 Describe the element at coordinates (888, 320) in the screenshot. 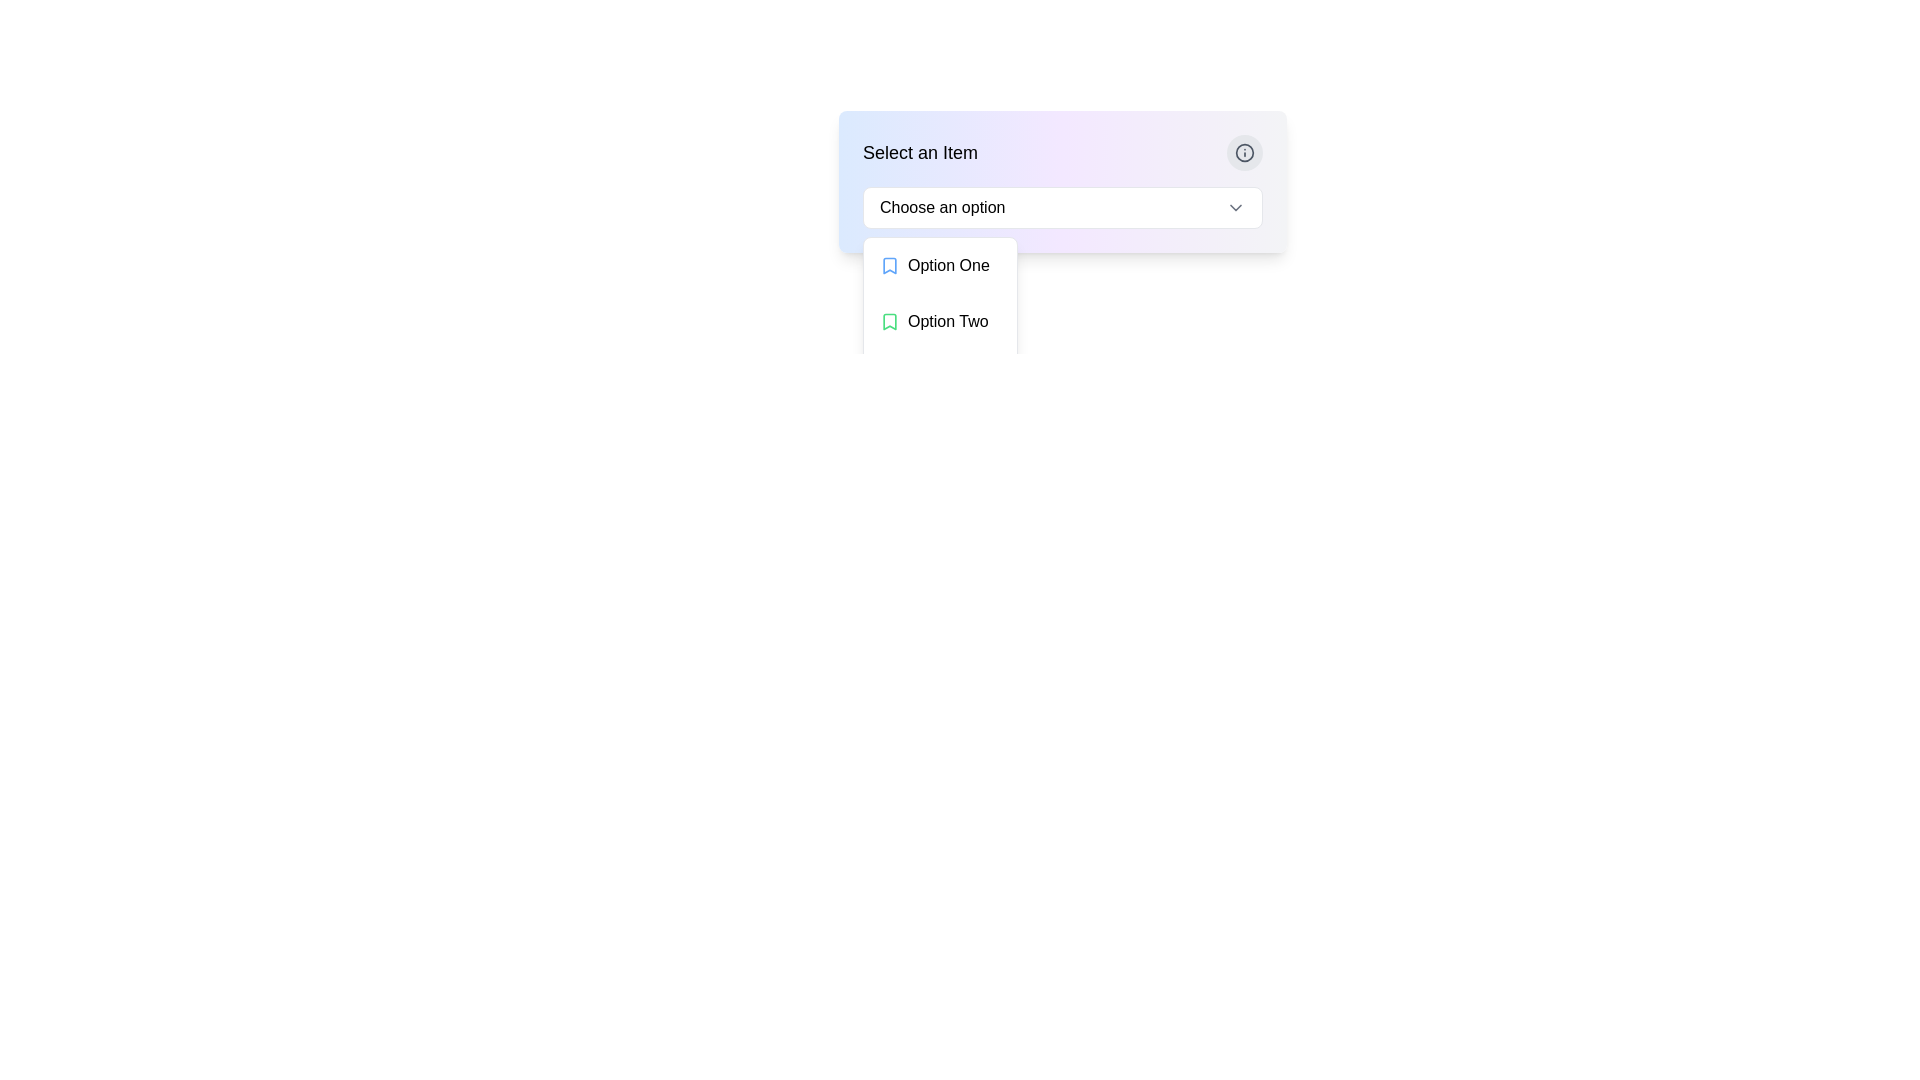

I see `the bookmark-shaped SVG icon with a green outline located next to the text 'Option Two' in the dropdown menu` at that location.